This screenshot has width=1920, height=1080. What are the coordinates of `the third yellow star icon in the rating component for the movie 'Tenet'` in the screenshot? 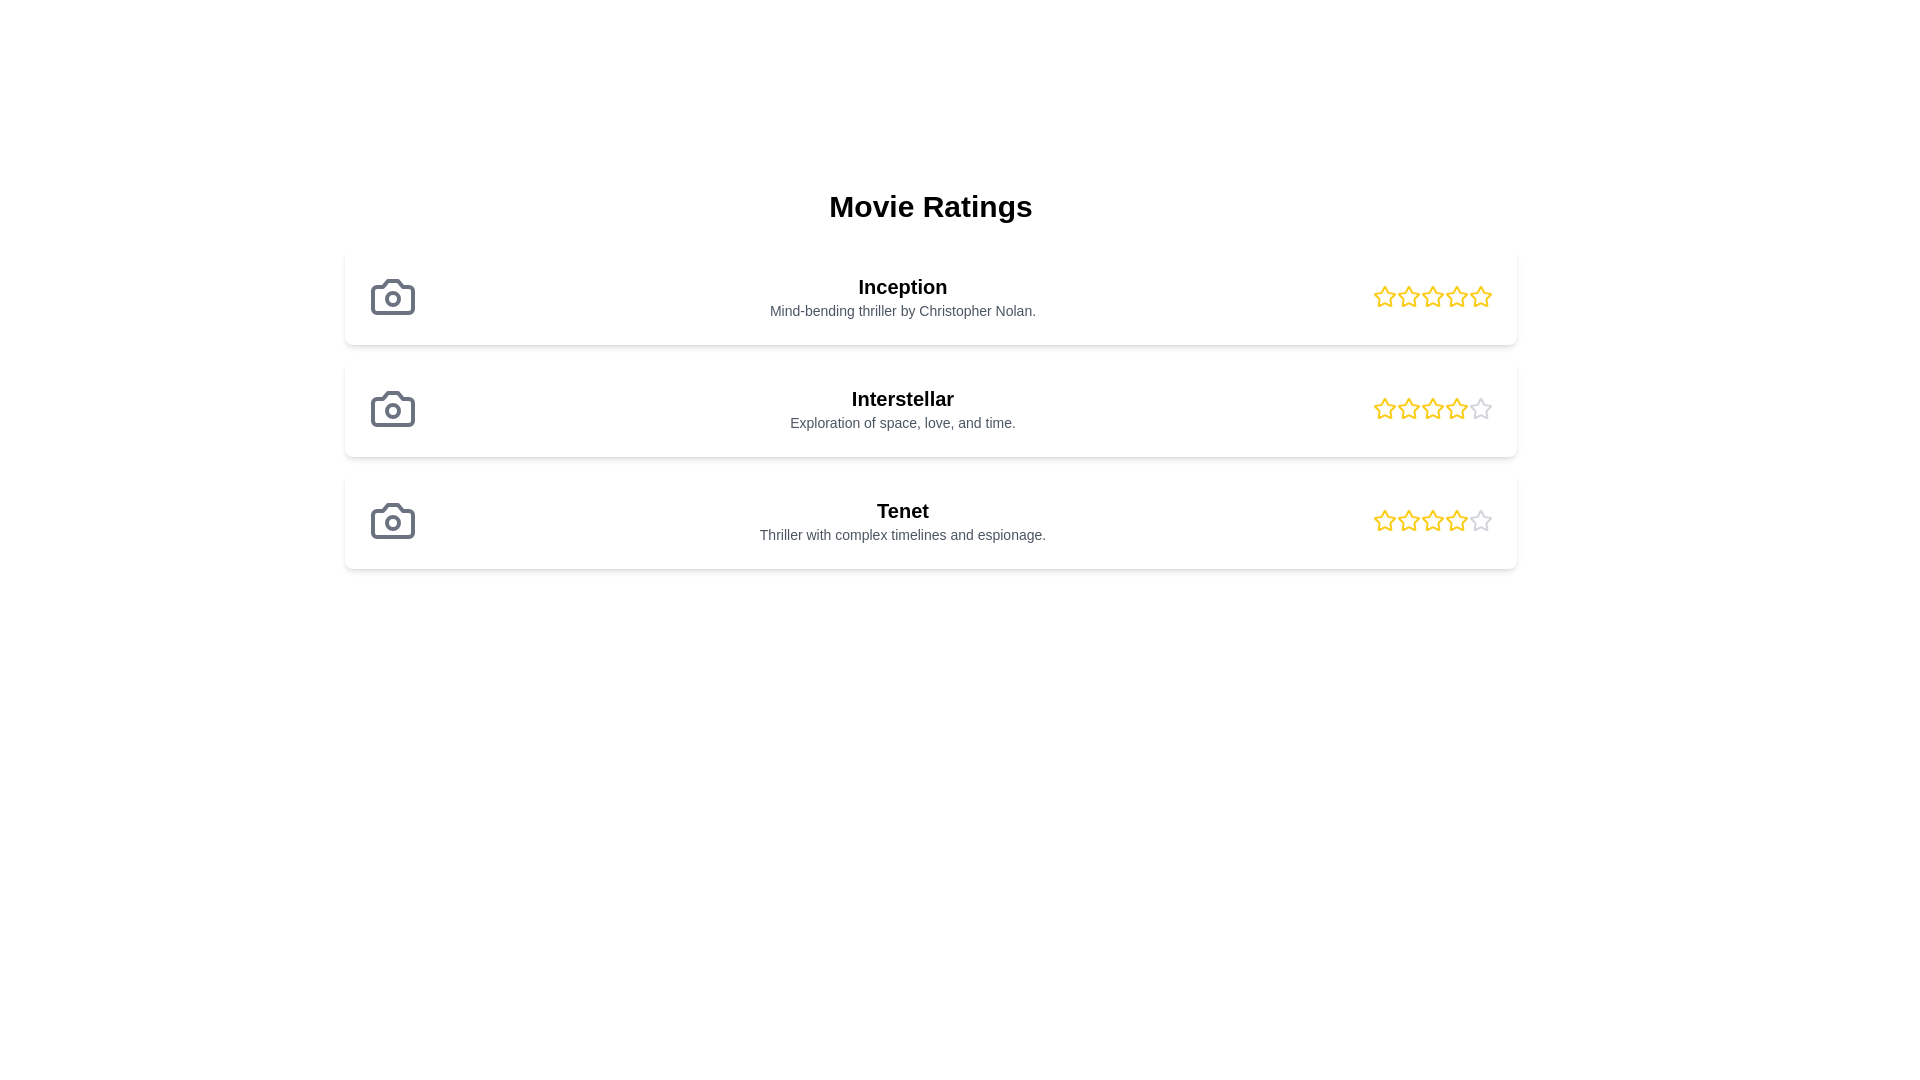 It's located at (1455, 519).